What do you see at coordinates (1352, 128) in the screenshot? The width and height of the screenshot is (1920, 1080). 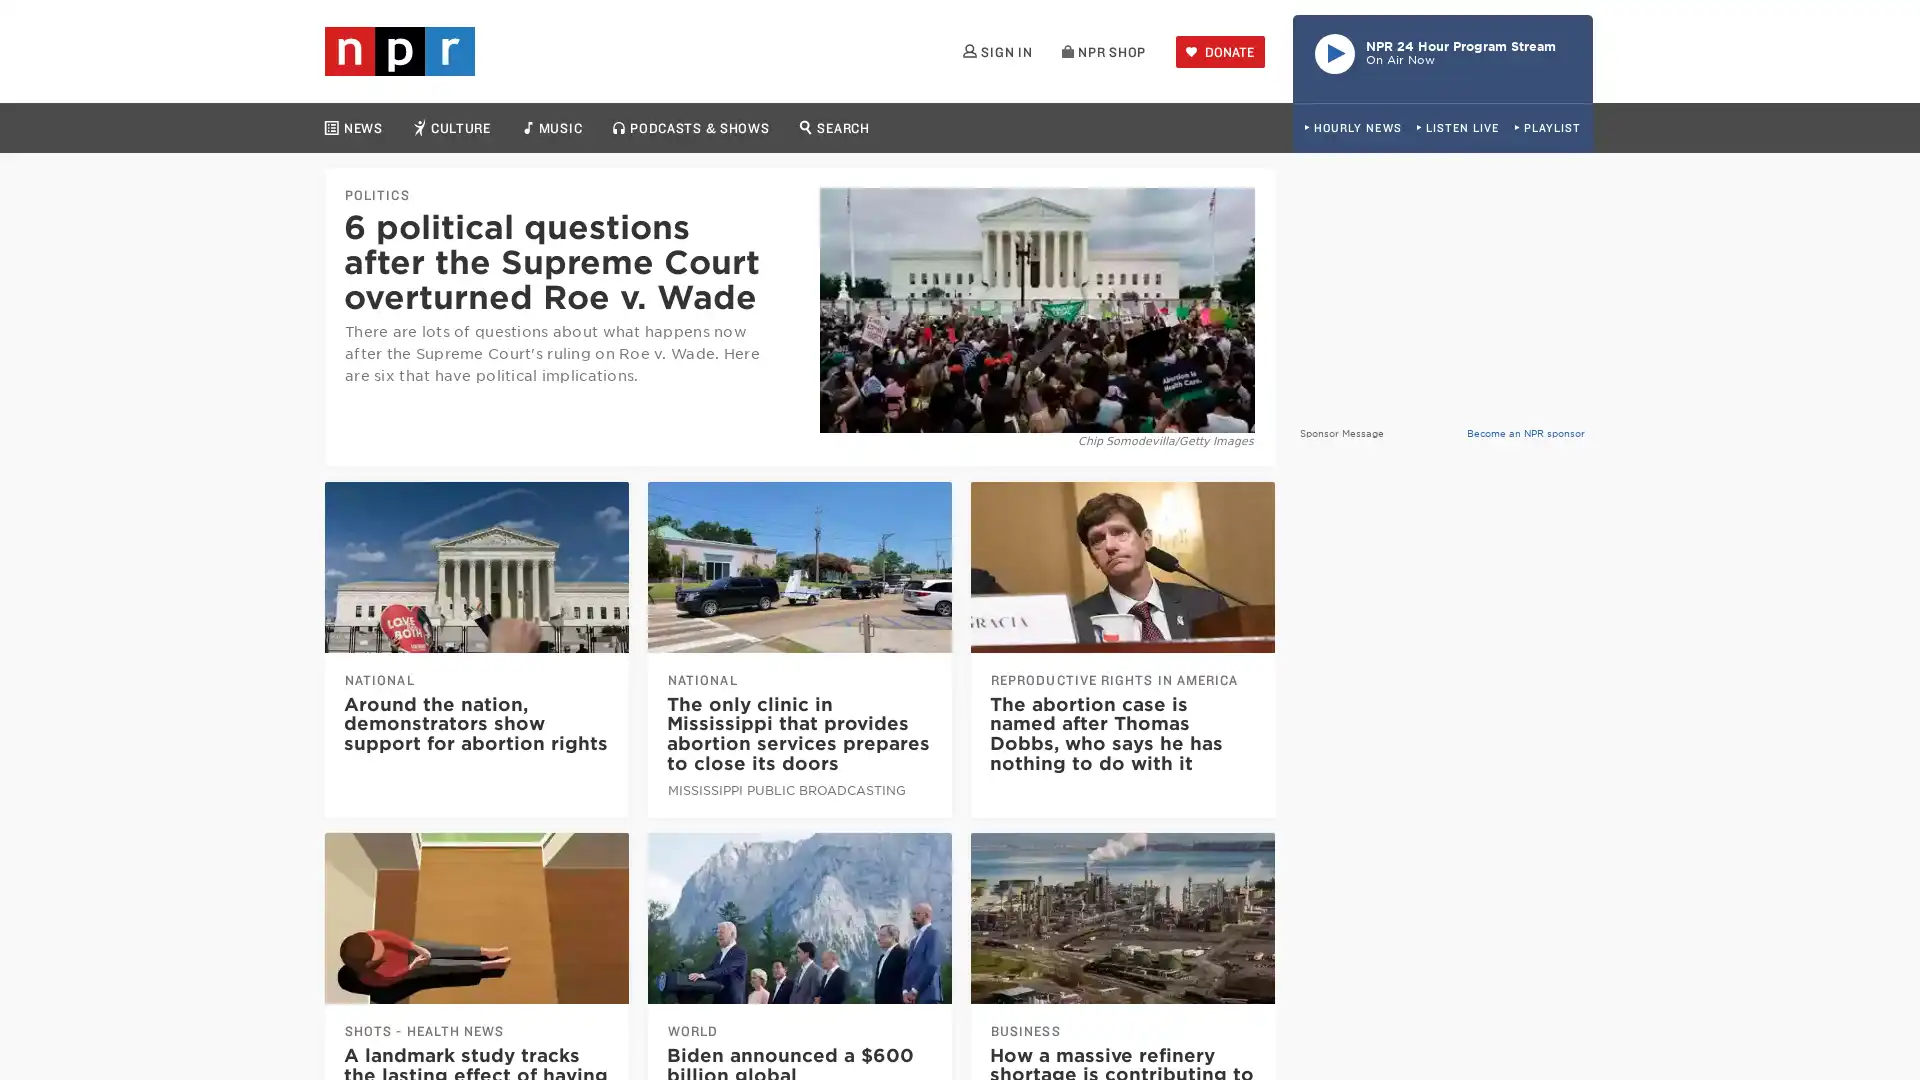 I see `HOURLY NEWS` at bounding box center [1352, 128].